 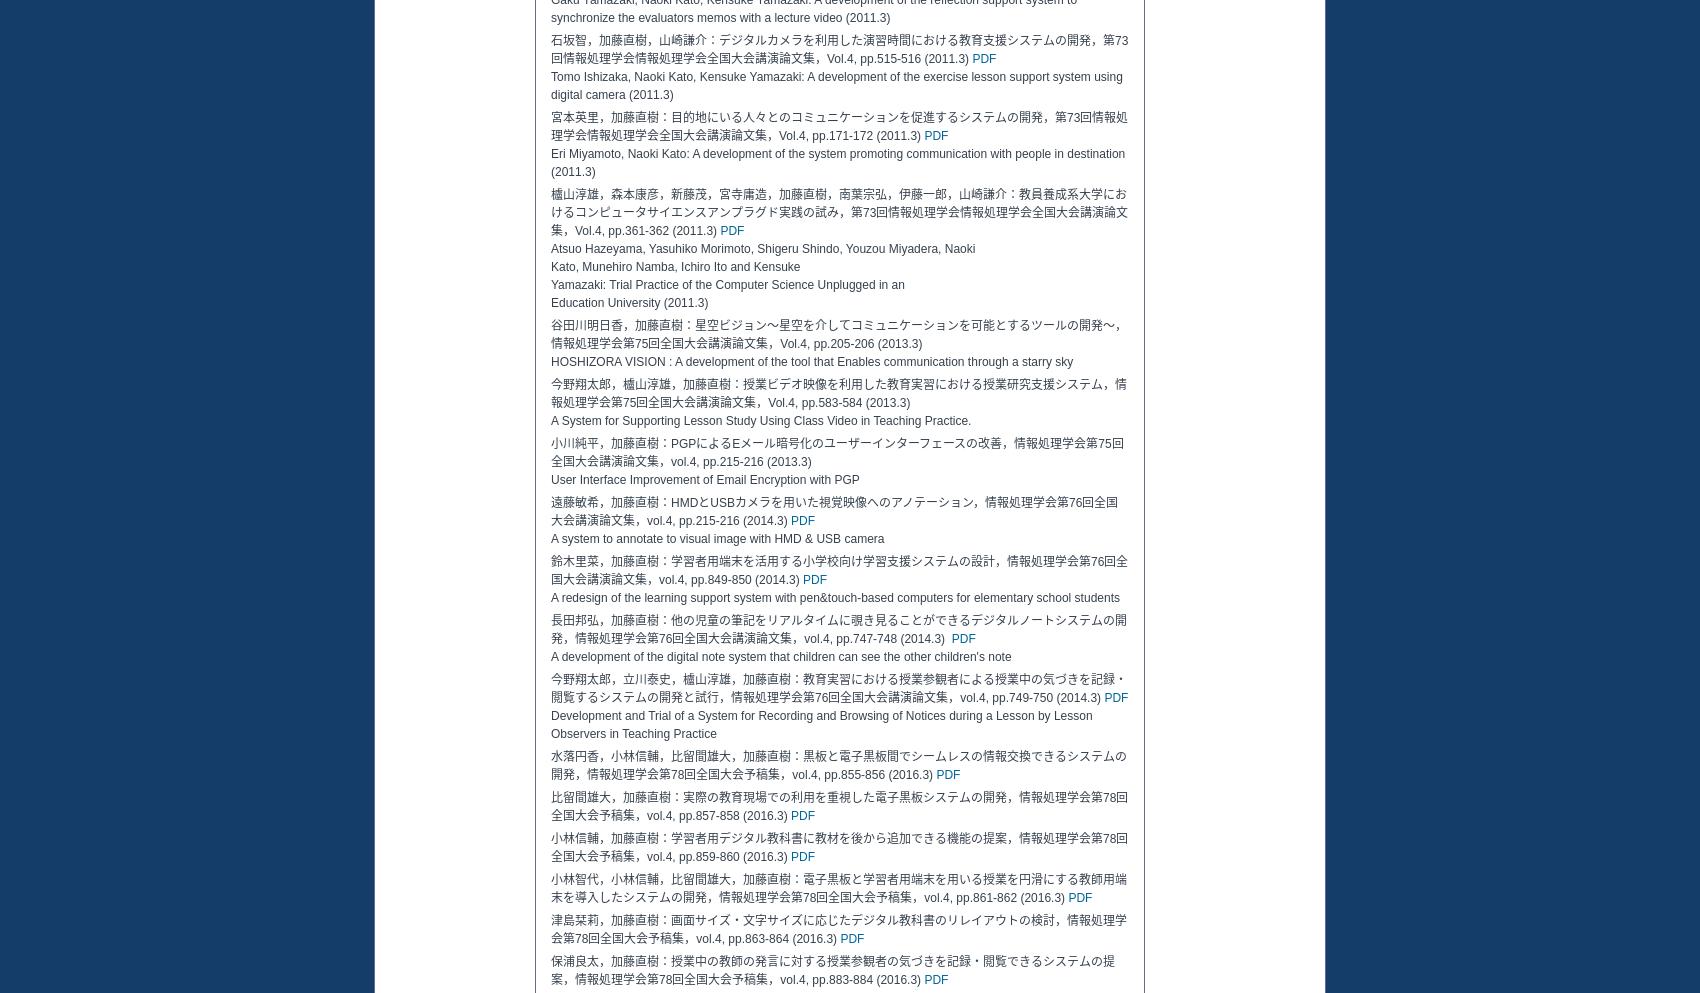 What do you see at coordinates (836, 161) in the screenshot?
I see `'Eri Miyamoto, Naoki Kato: A development of the system promoting communication with people in destination (2011.3)'` at bounding box center [836, 161].